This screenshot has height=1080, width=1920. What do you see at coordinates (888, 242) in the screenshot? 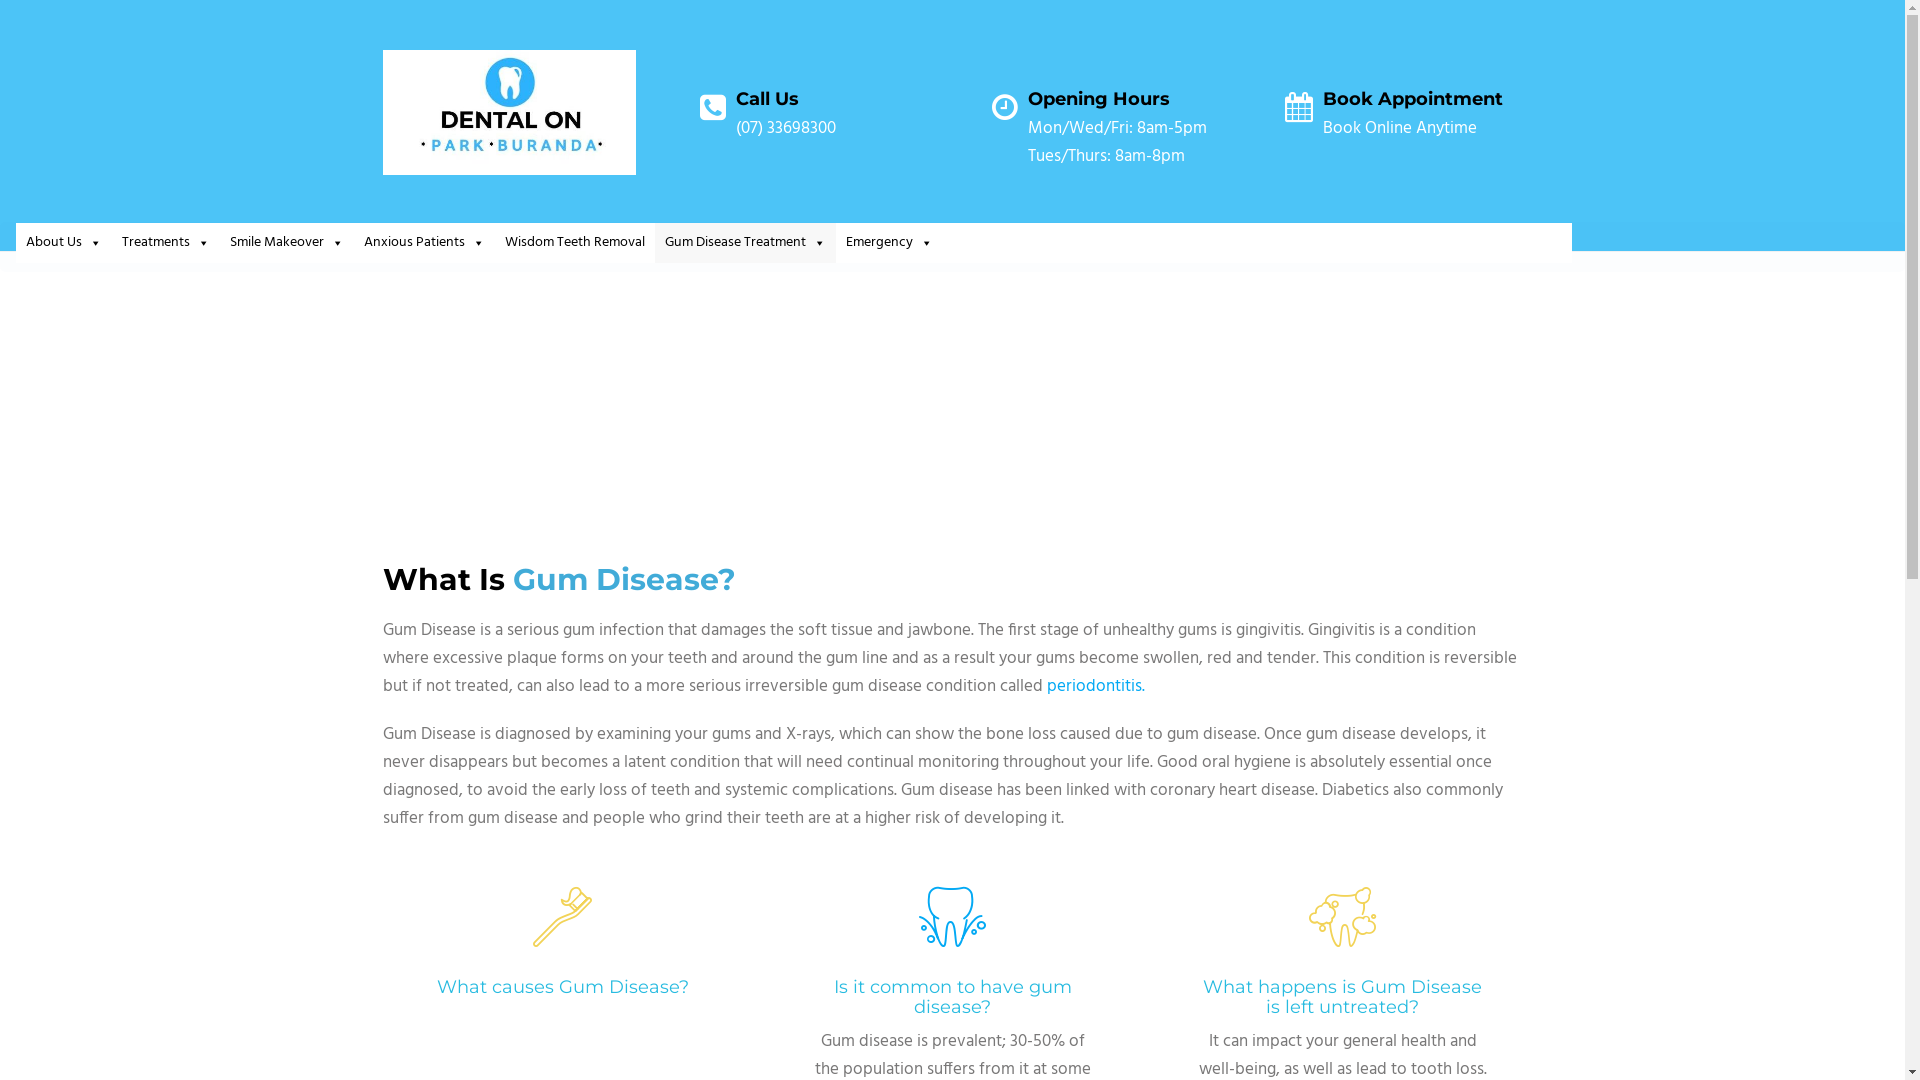
I see `'Emergency'` at bounding box center [888, 242].